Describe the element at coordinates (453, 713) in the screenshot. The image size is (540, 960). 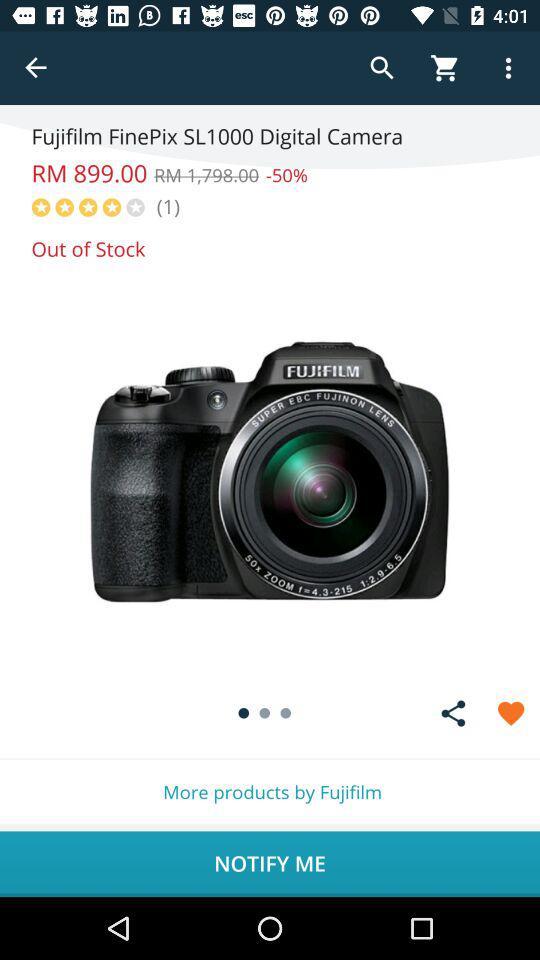
I see `share this item` at that location.